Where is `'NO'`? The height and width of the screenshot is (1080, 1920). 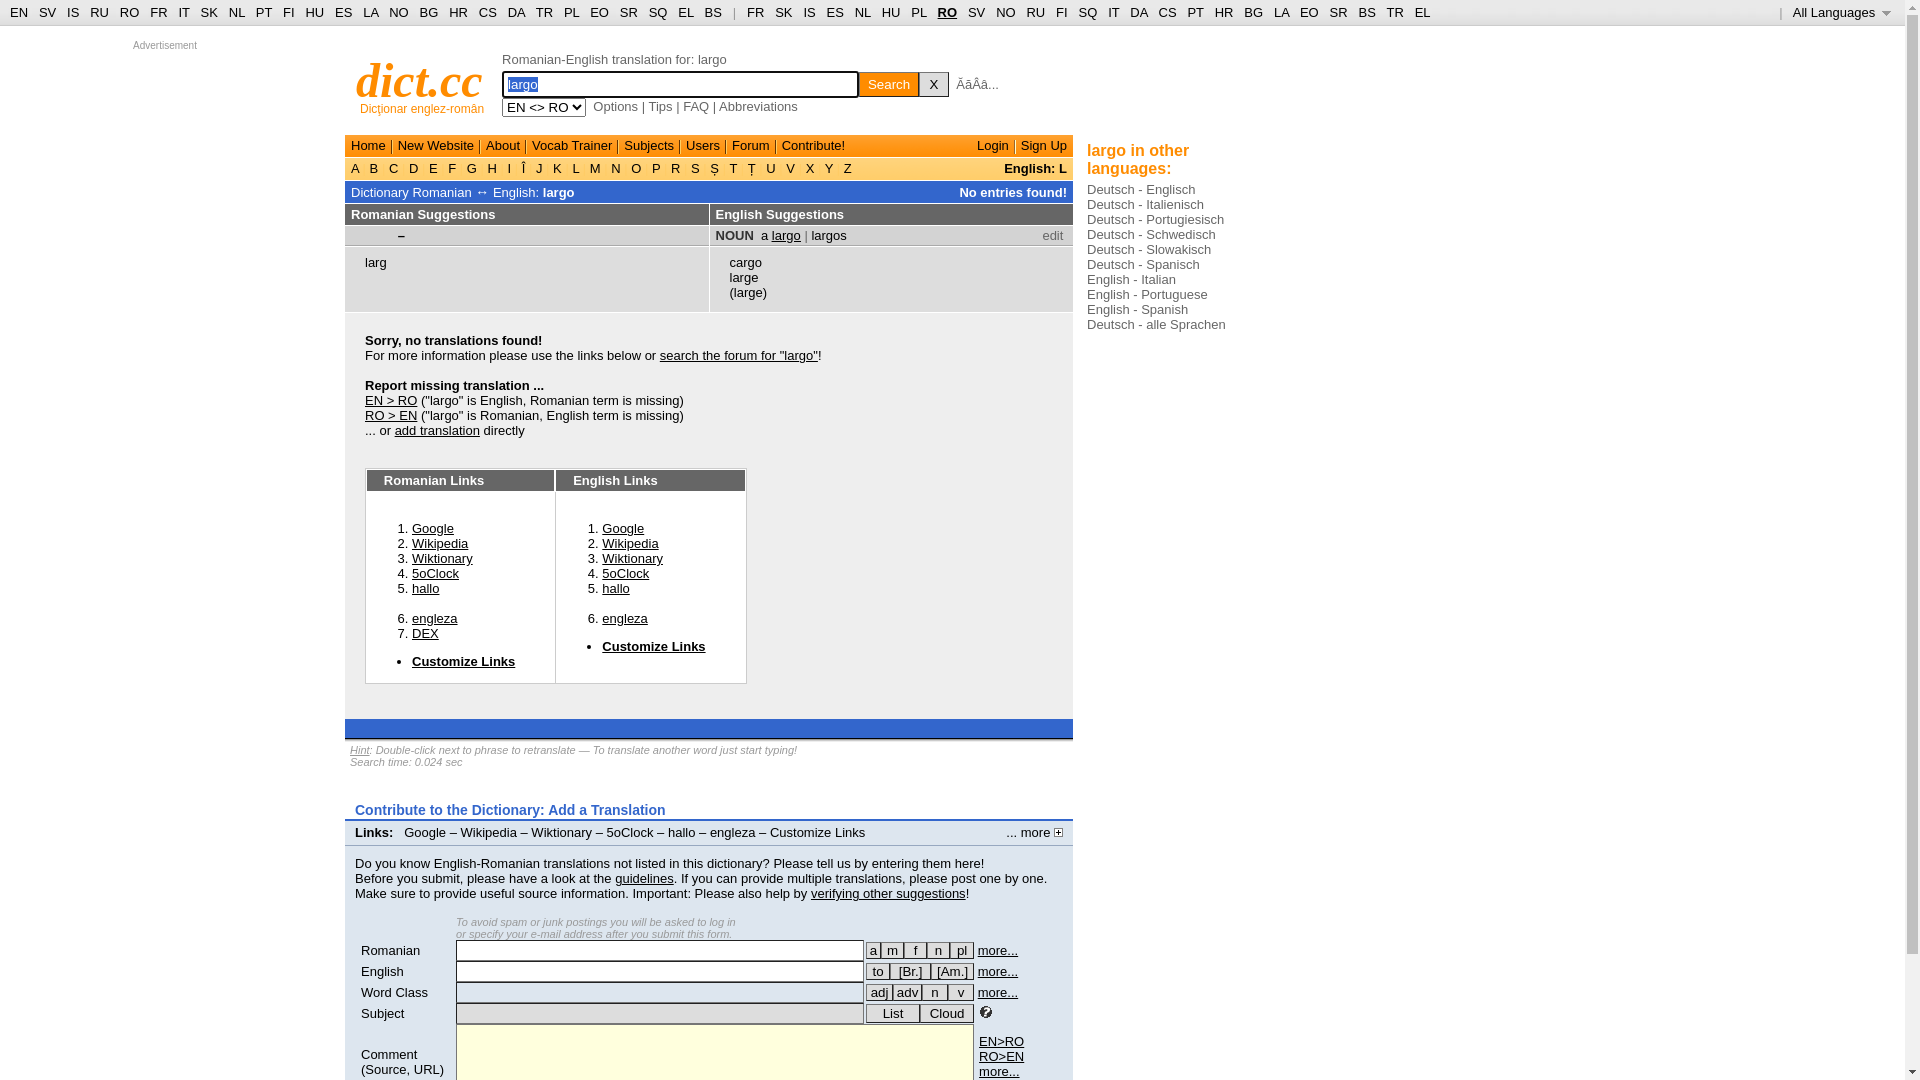
'NO' is located at coordinates (1006, 12).